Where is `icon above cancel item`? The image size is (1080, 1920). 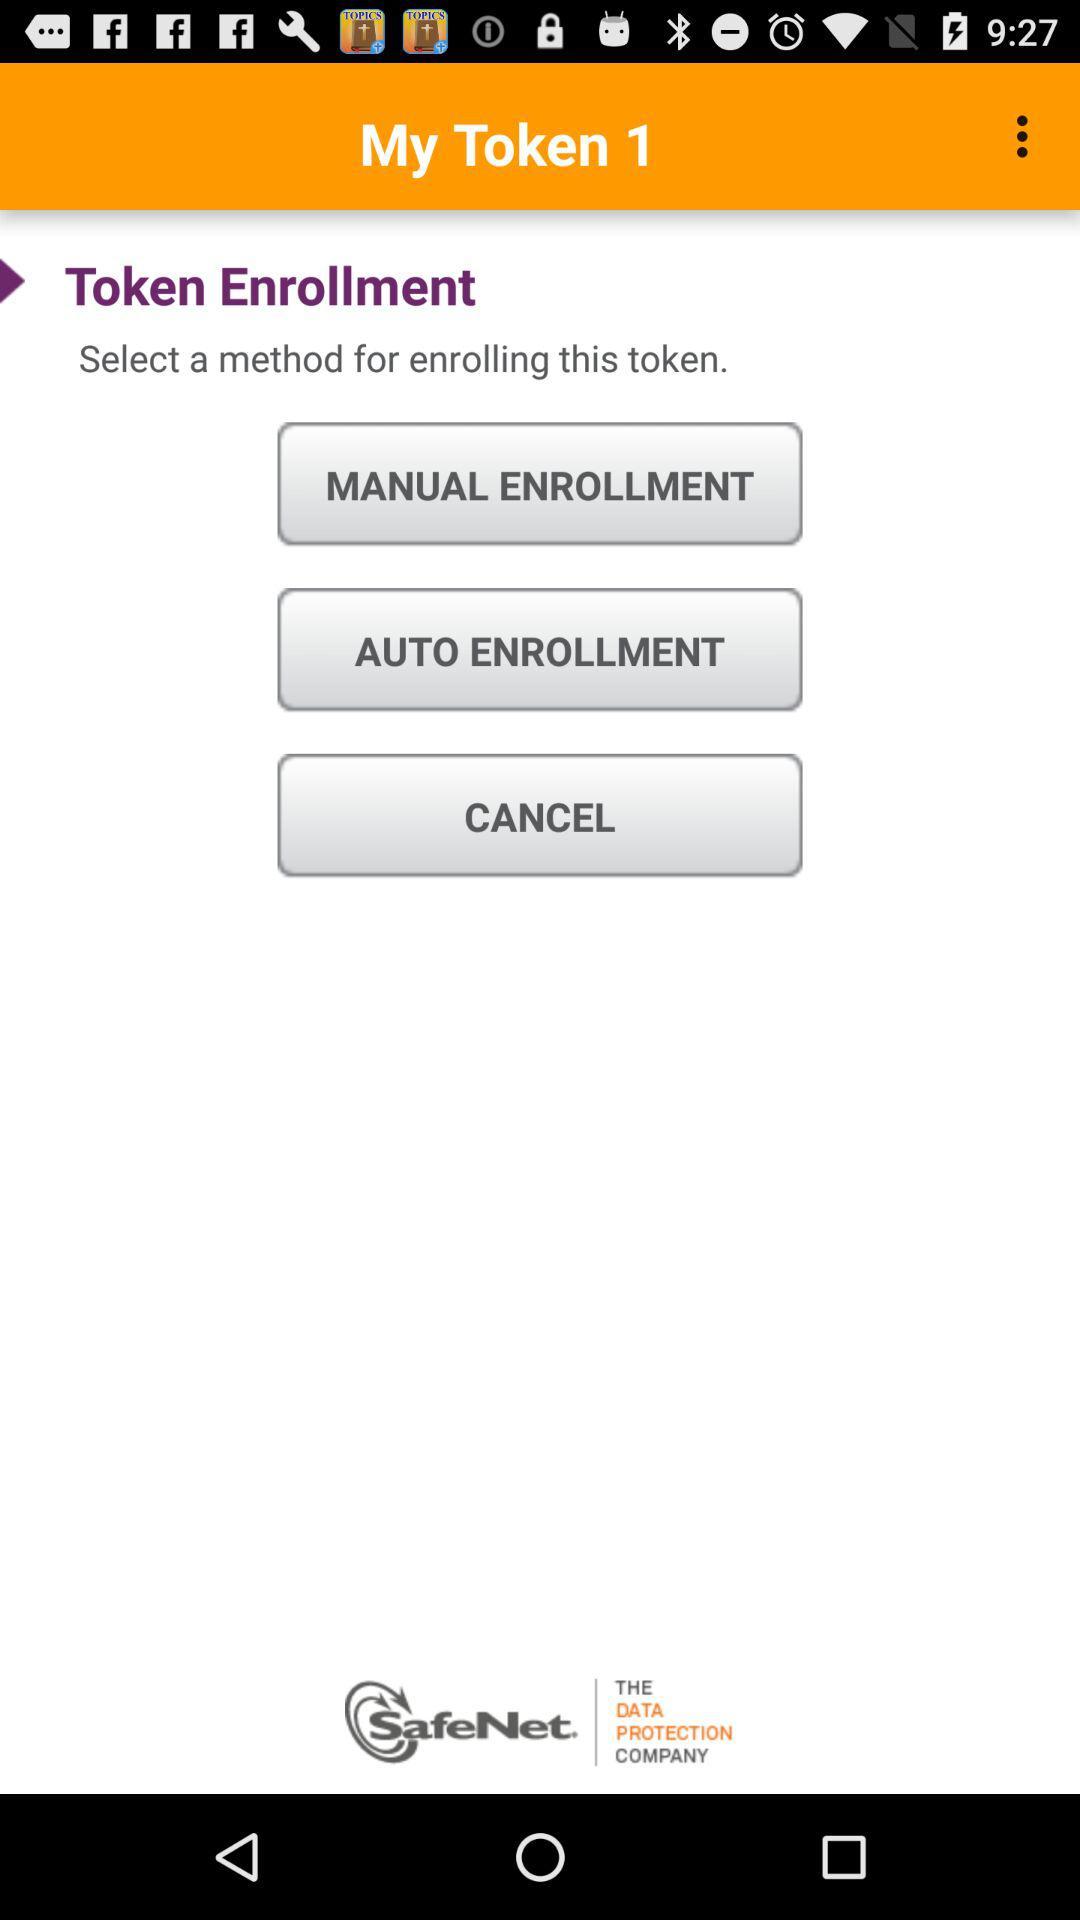 icon above cancel item is located at coordinates (540, 651).